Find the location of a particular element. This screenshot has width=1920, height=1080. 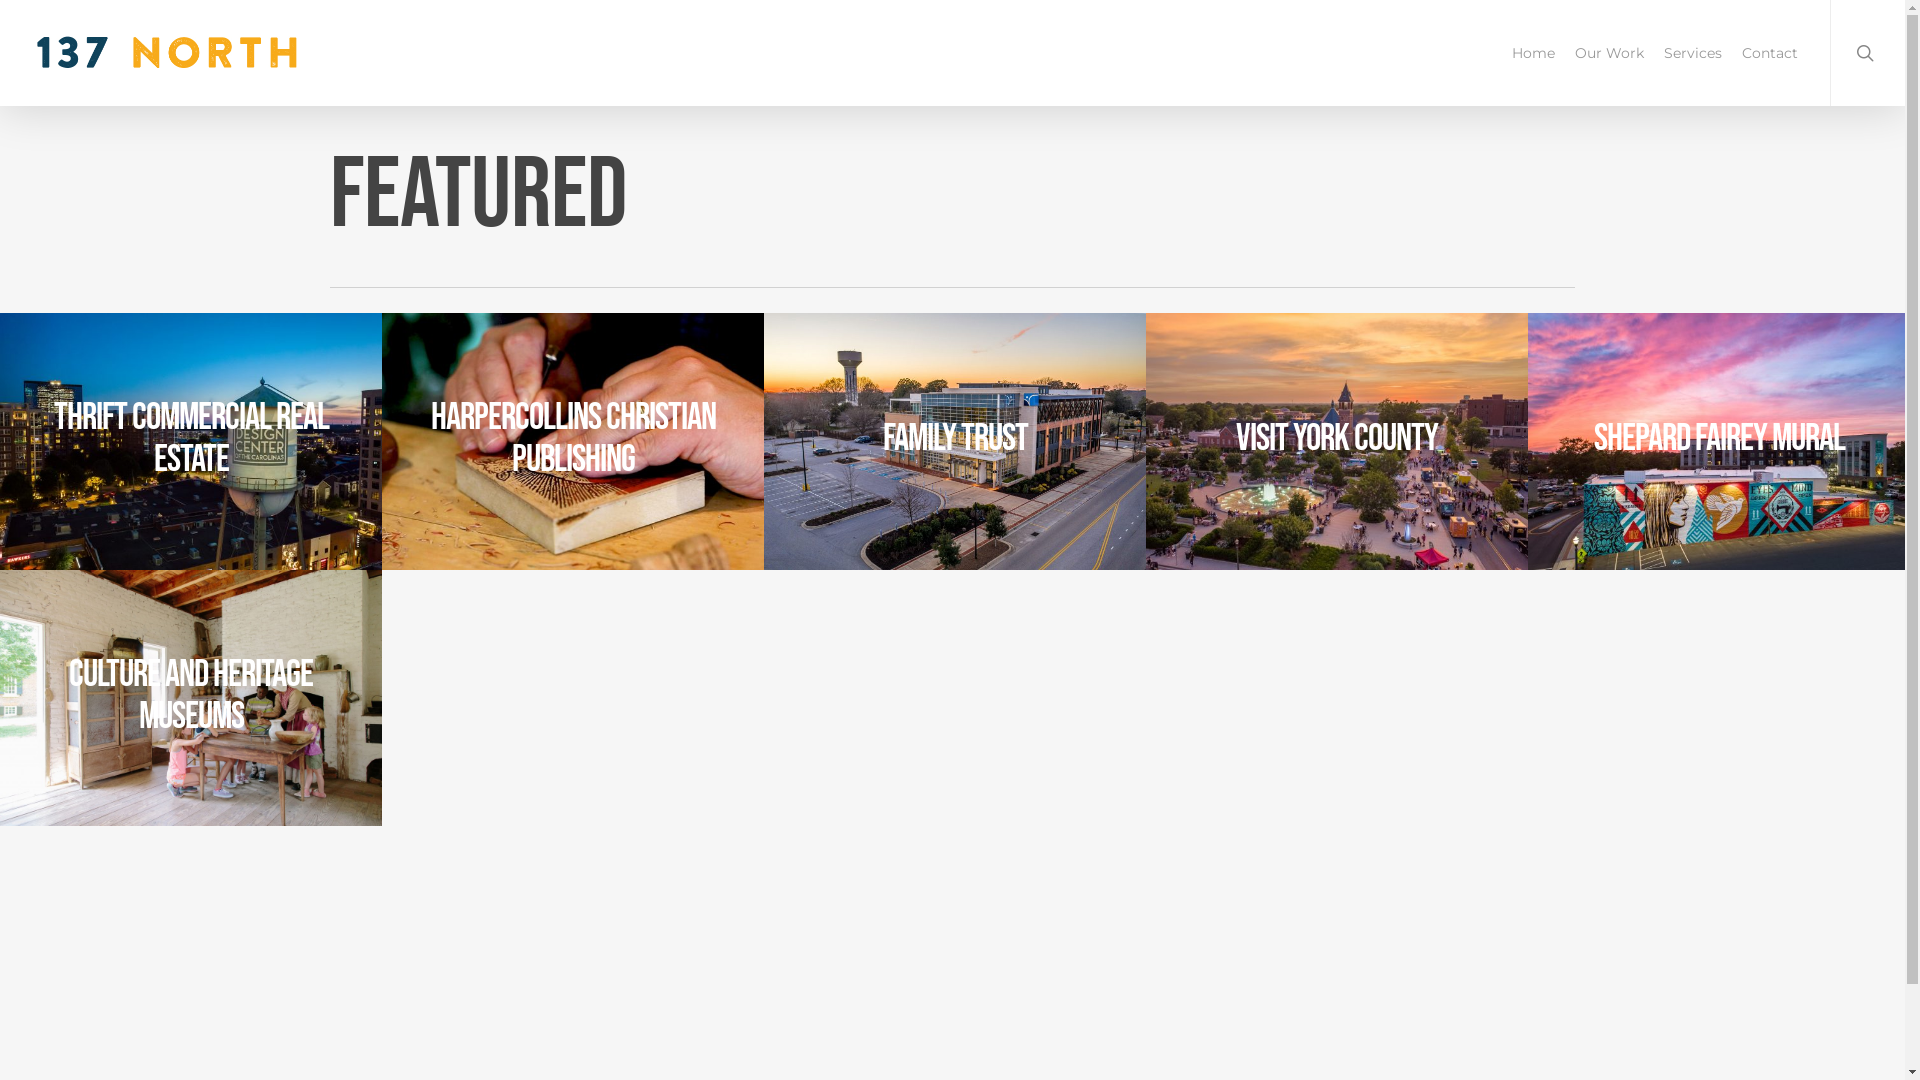

'search' is located at coordinates (1866, 52).